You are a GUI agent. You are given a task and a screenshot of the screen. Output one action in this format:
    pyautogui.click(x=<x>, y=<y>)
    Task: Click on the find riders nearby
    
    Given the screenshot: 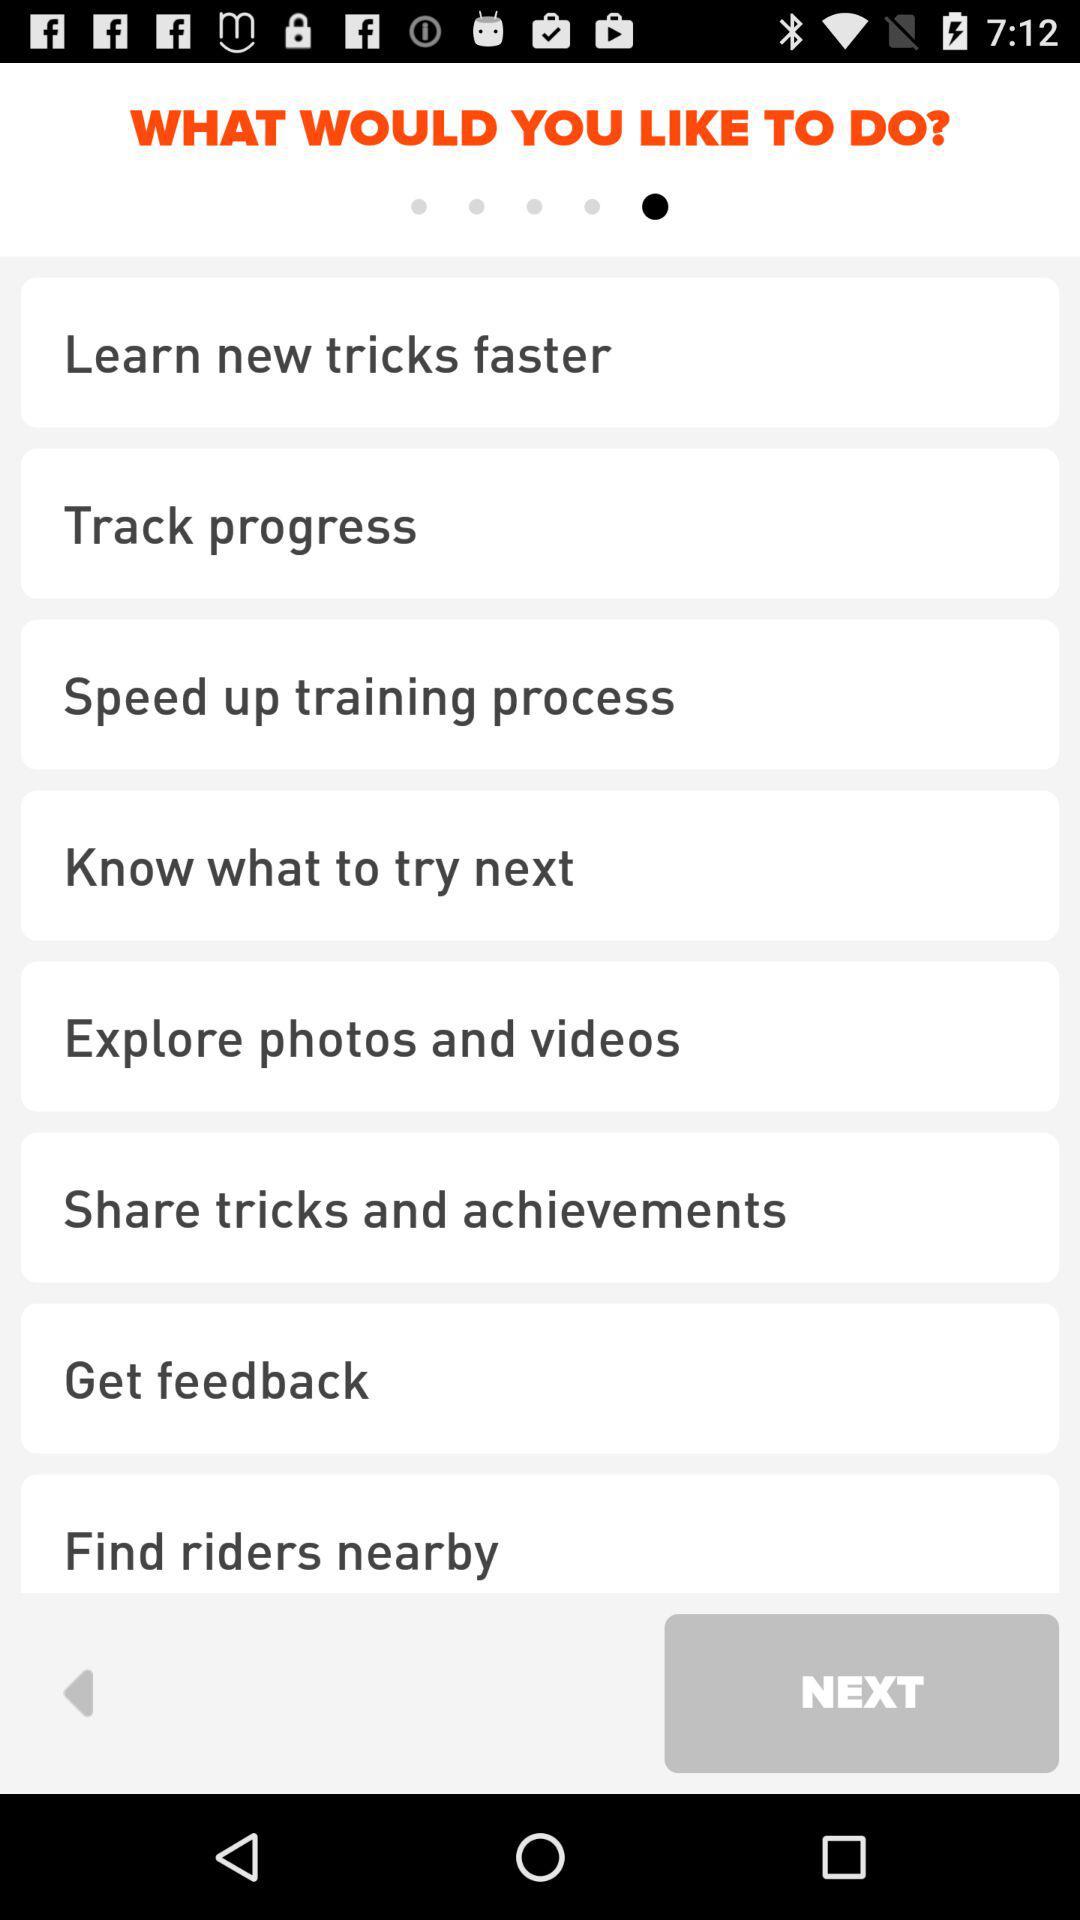 What is the action you would take?
    pyautogui.click(x=540, y=1532)
    